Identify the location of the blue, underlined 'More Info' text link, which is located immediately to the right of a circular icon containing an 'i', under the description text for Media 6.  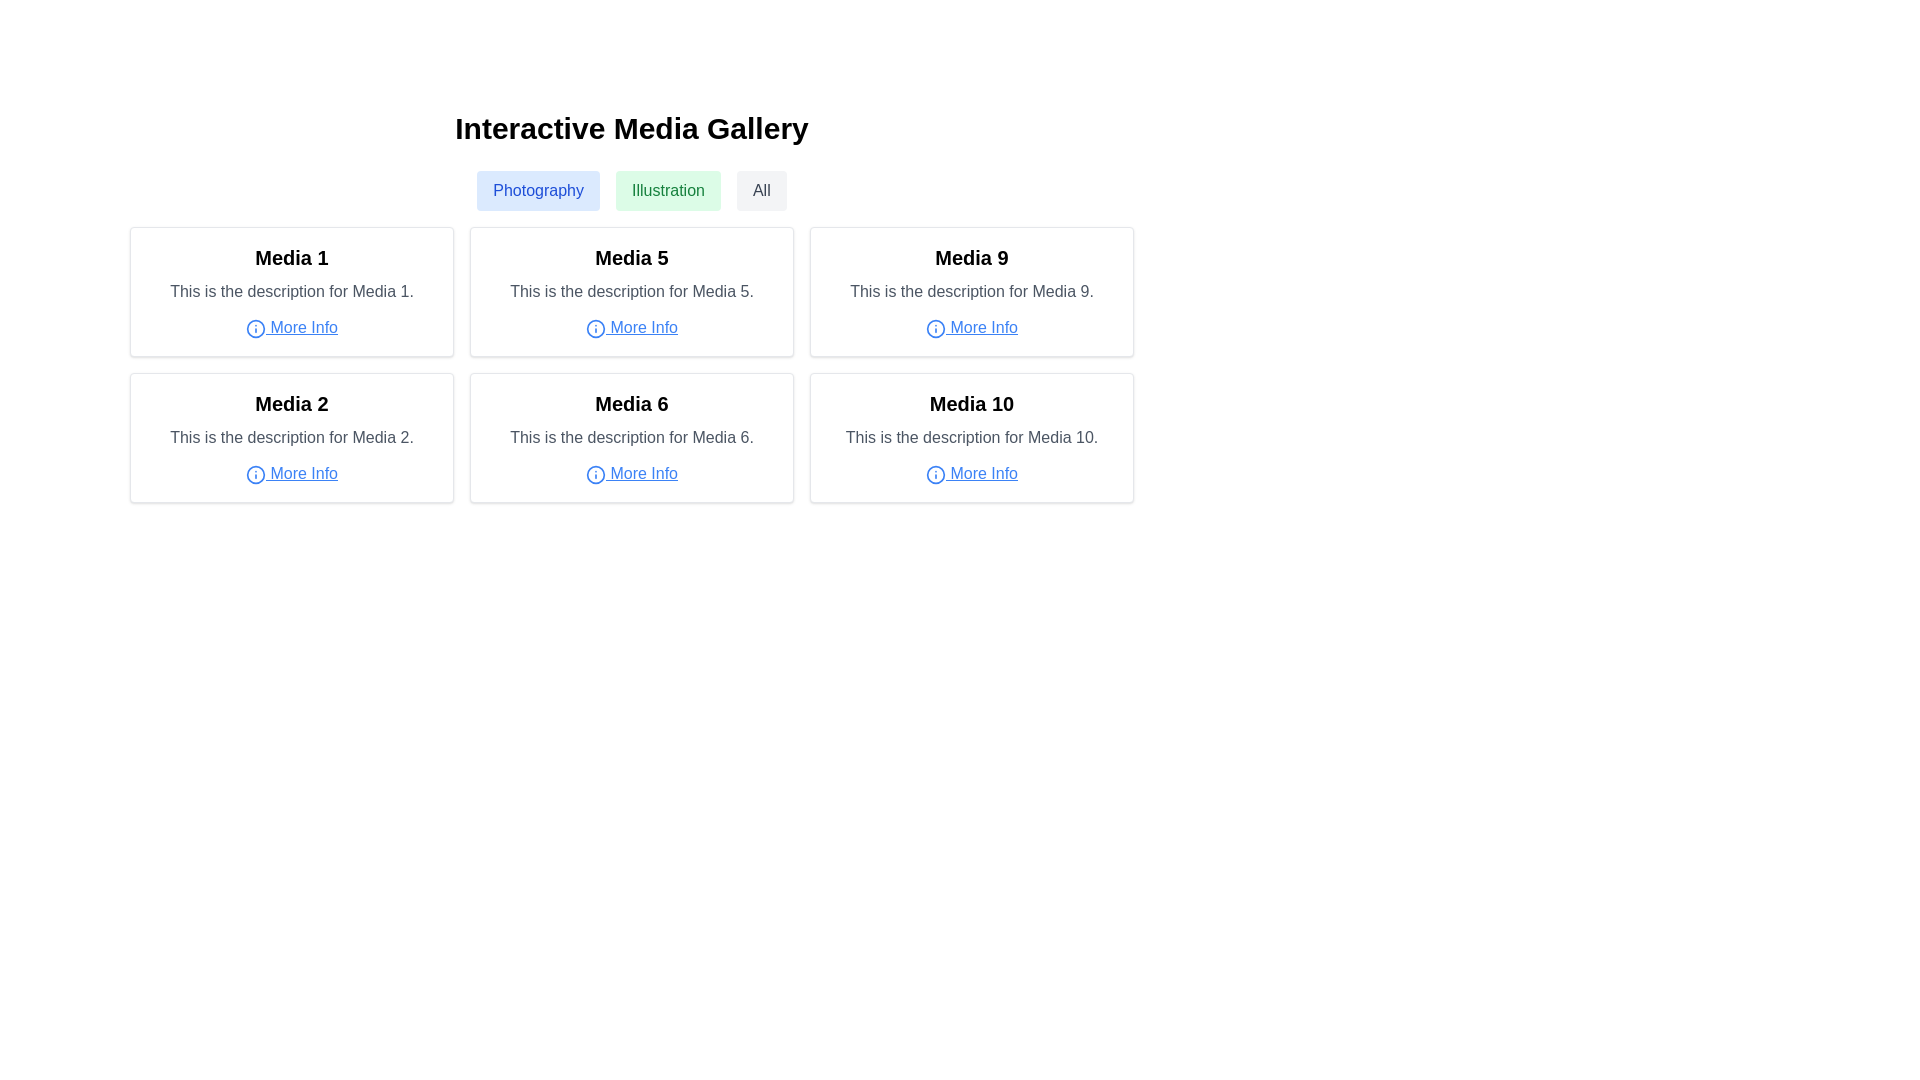
(631, 474).